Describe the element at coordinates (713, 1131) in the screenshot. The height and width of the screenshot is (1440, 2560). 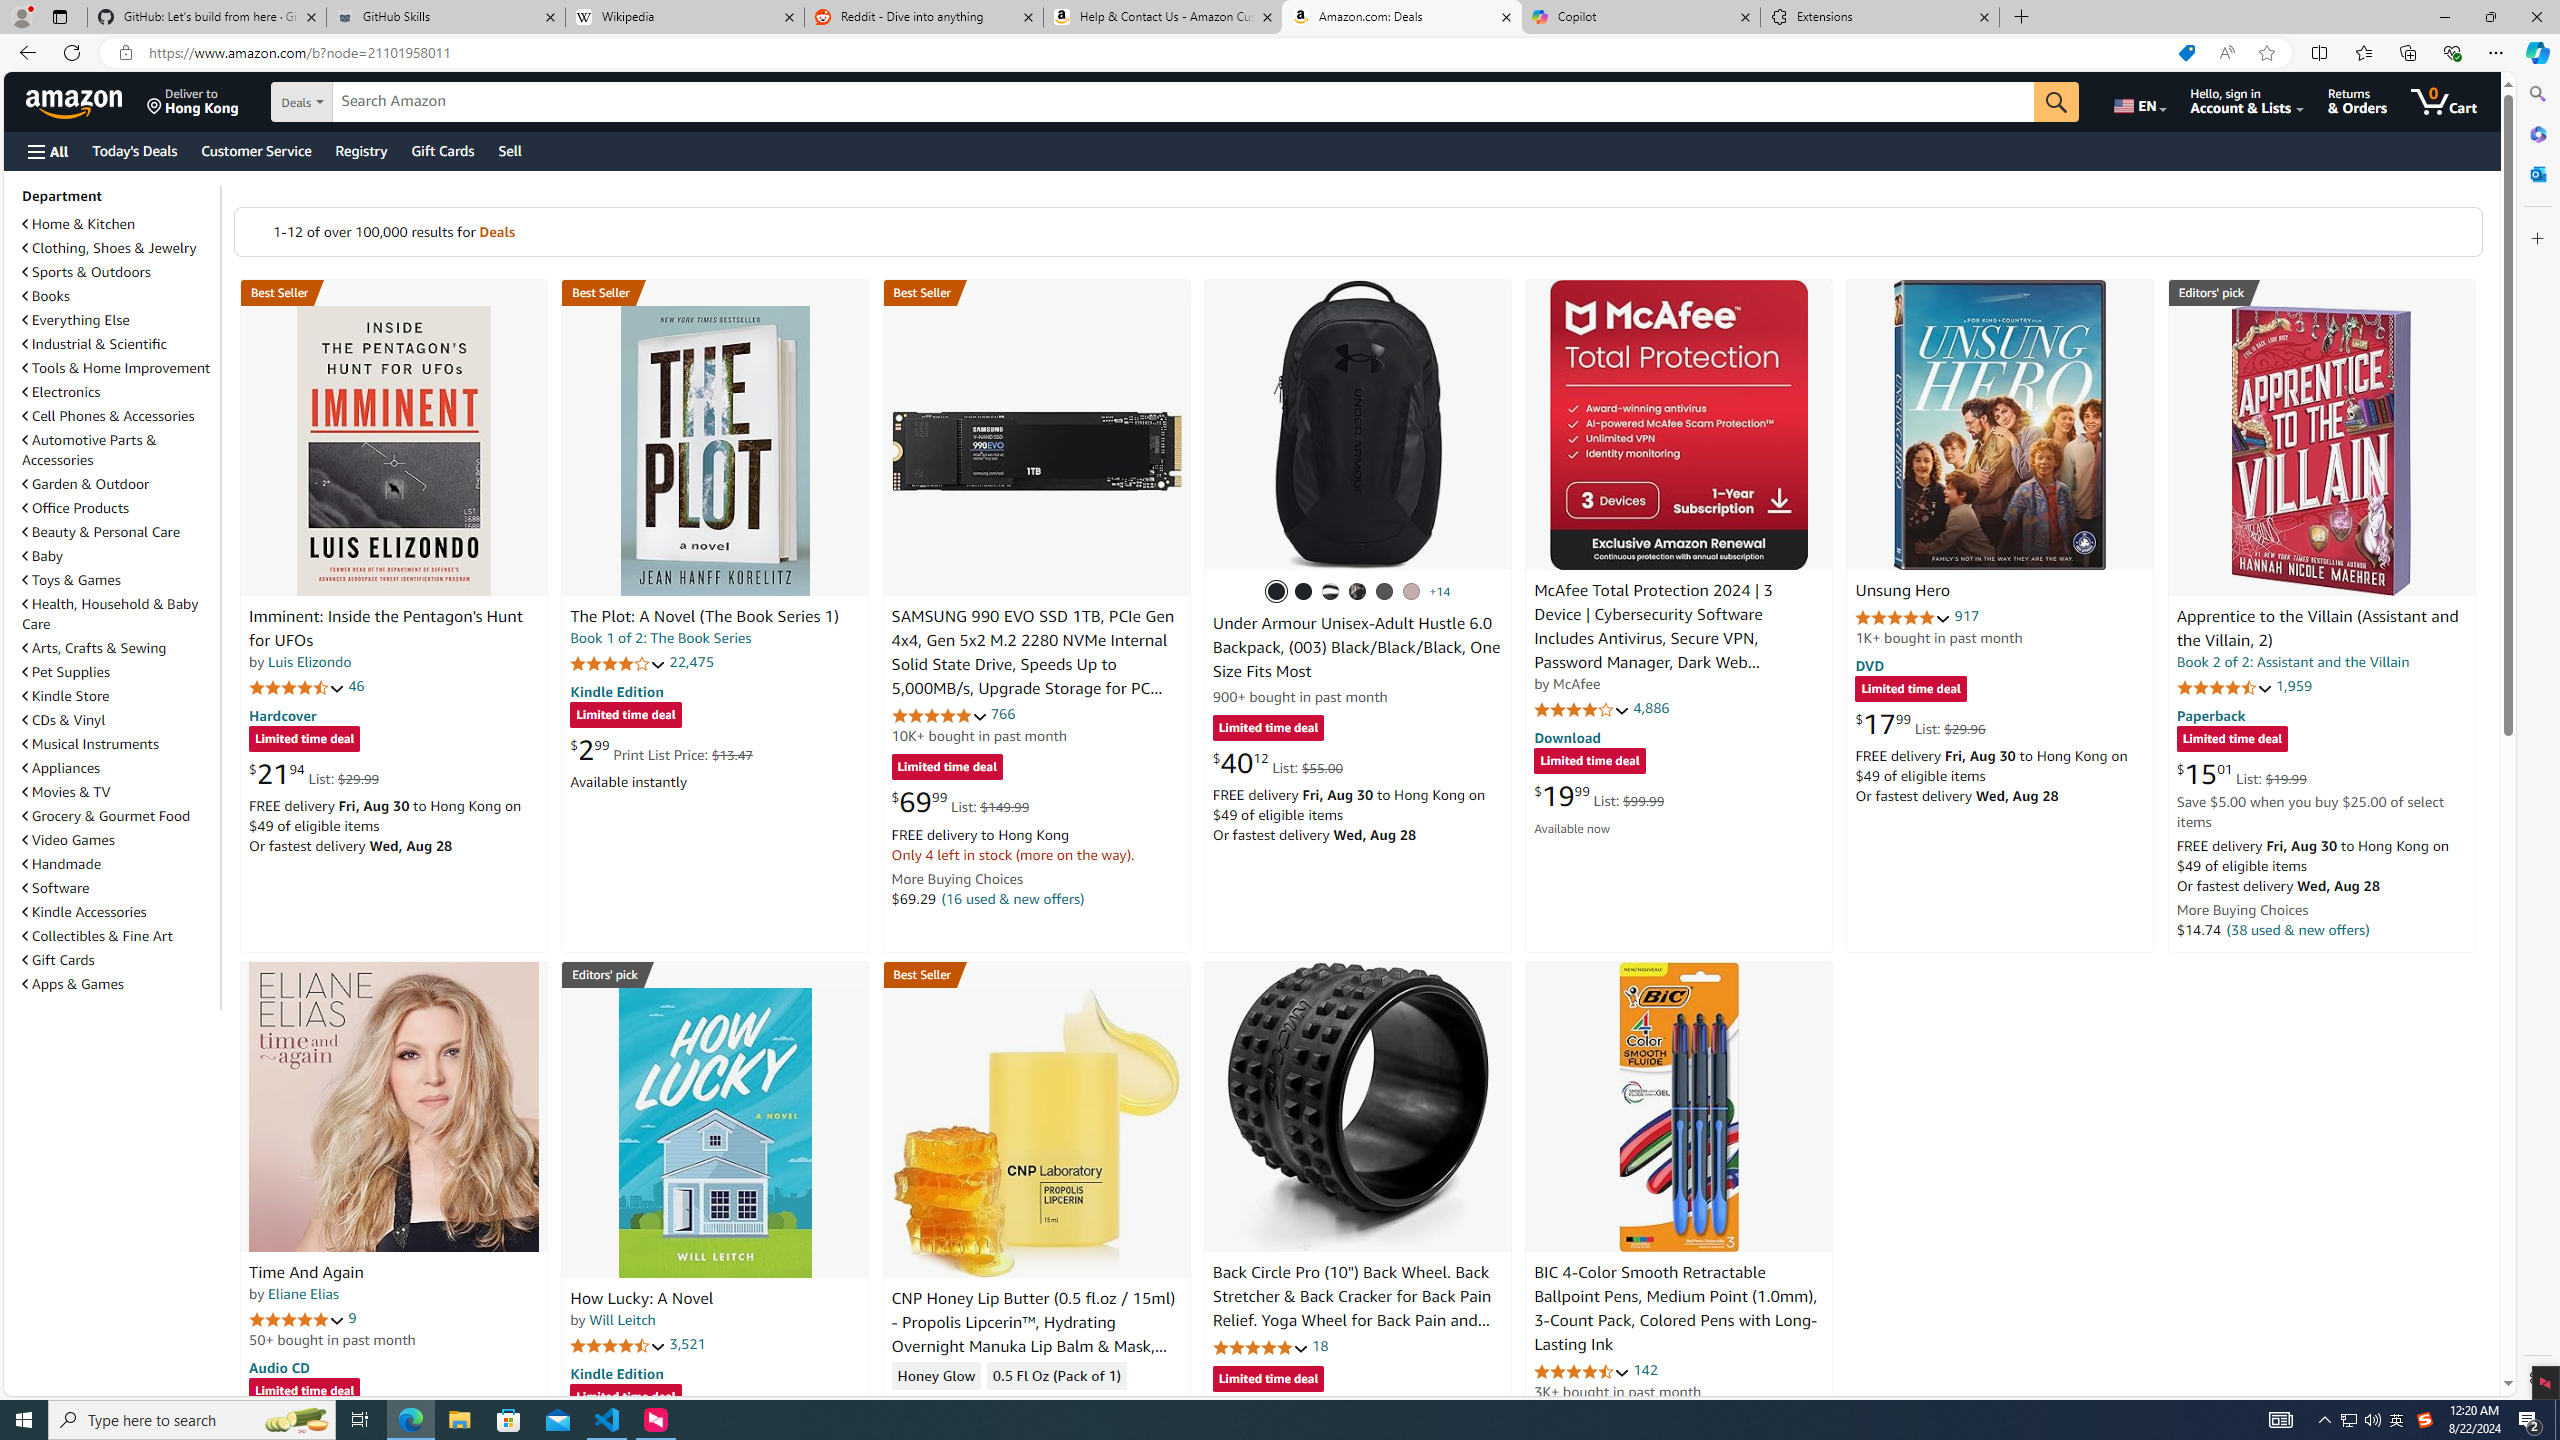
I see `'How Lucky: A Novel'` at that location.